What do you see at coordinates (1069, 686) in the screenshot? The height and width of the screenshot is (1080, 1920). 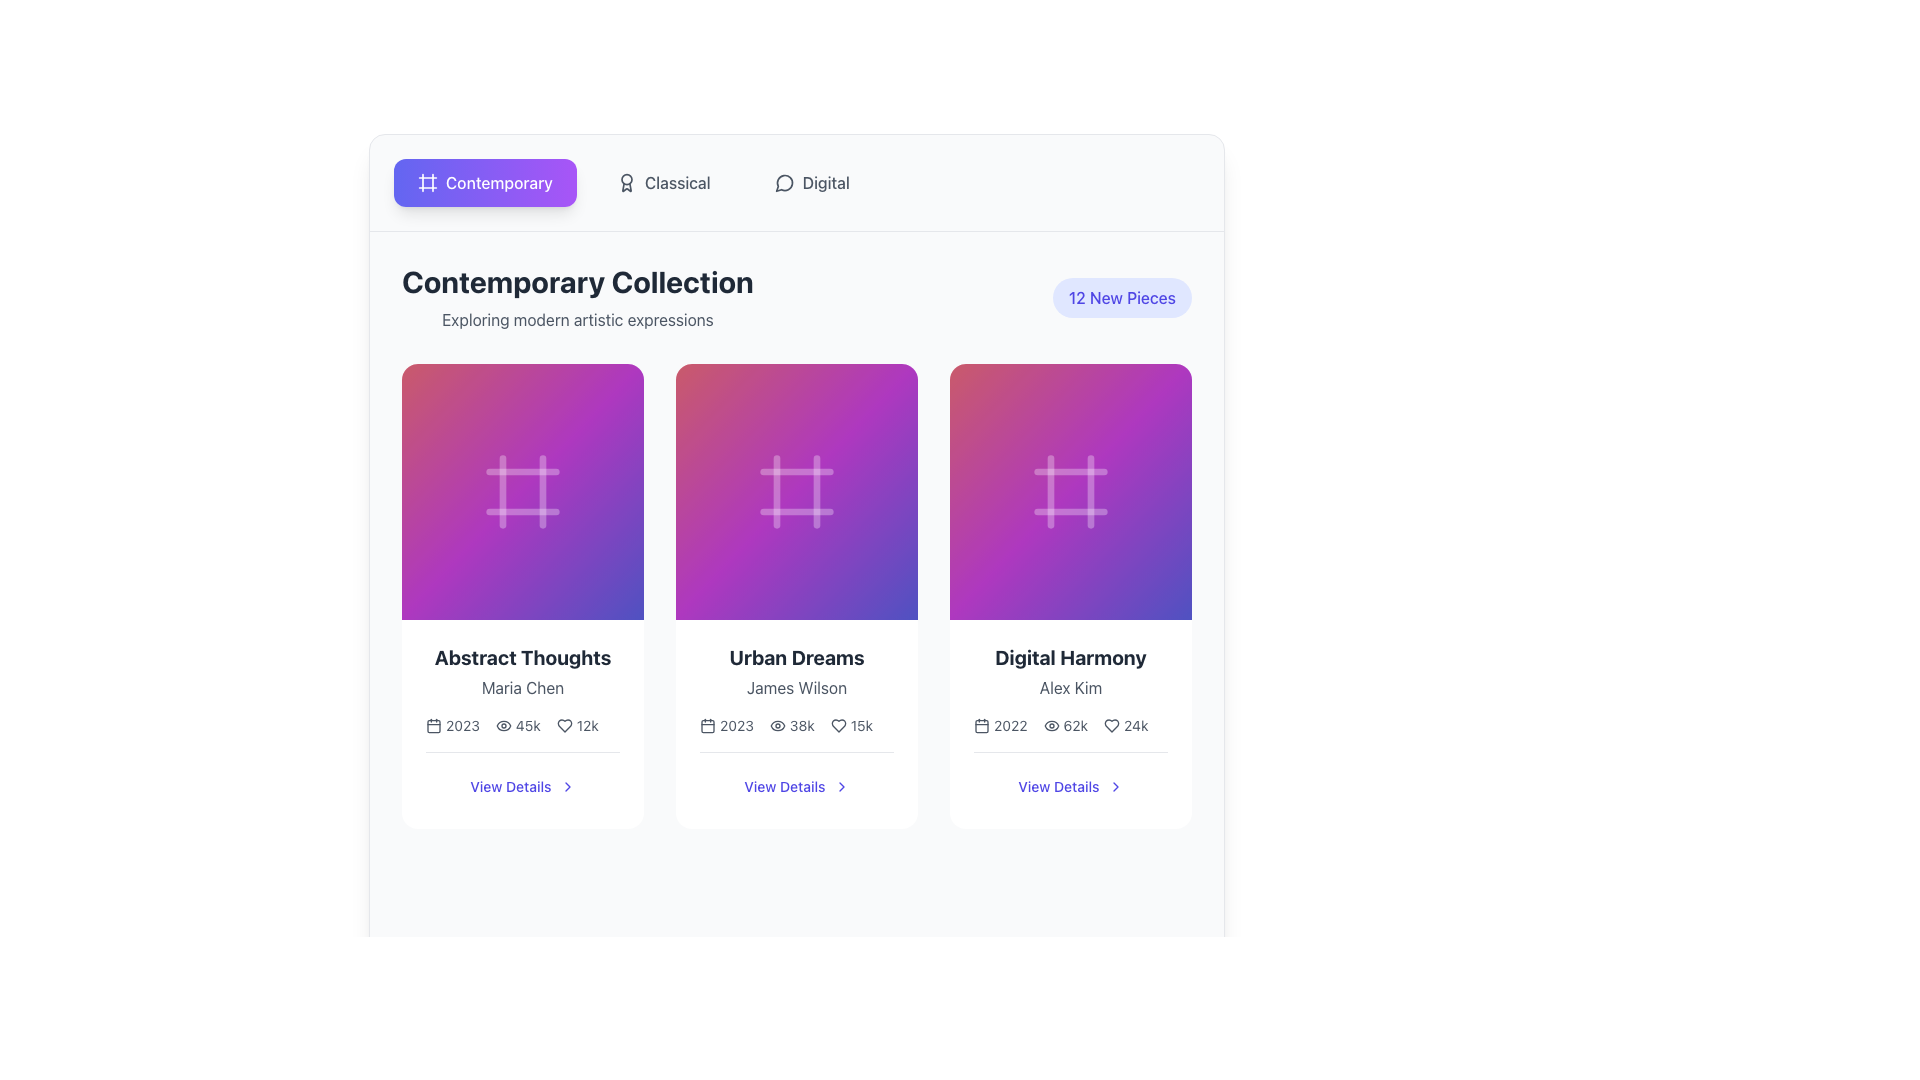 I see `the Text label that designates the author for the digital item 'Digital Harmony', located below the title and above the metadata row in the rightmost column of the grid layout` at bounding box center [1069, 686].